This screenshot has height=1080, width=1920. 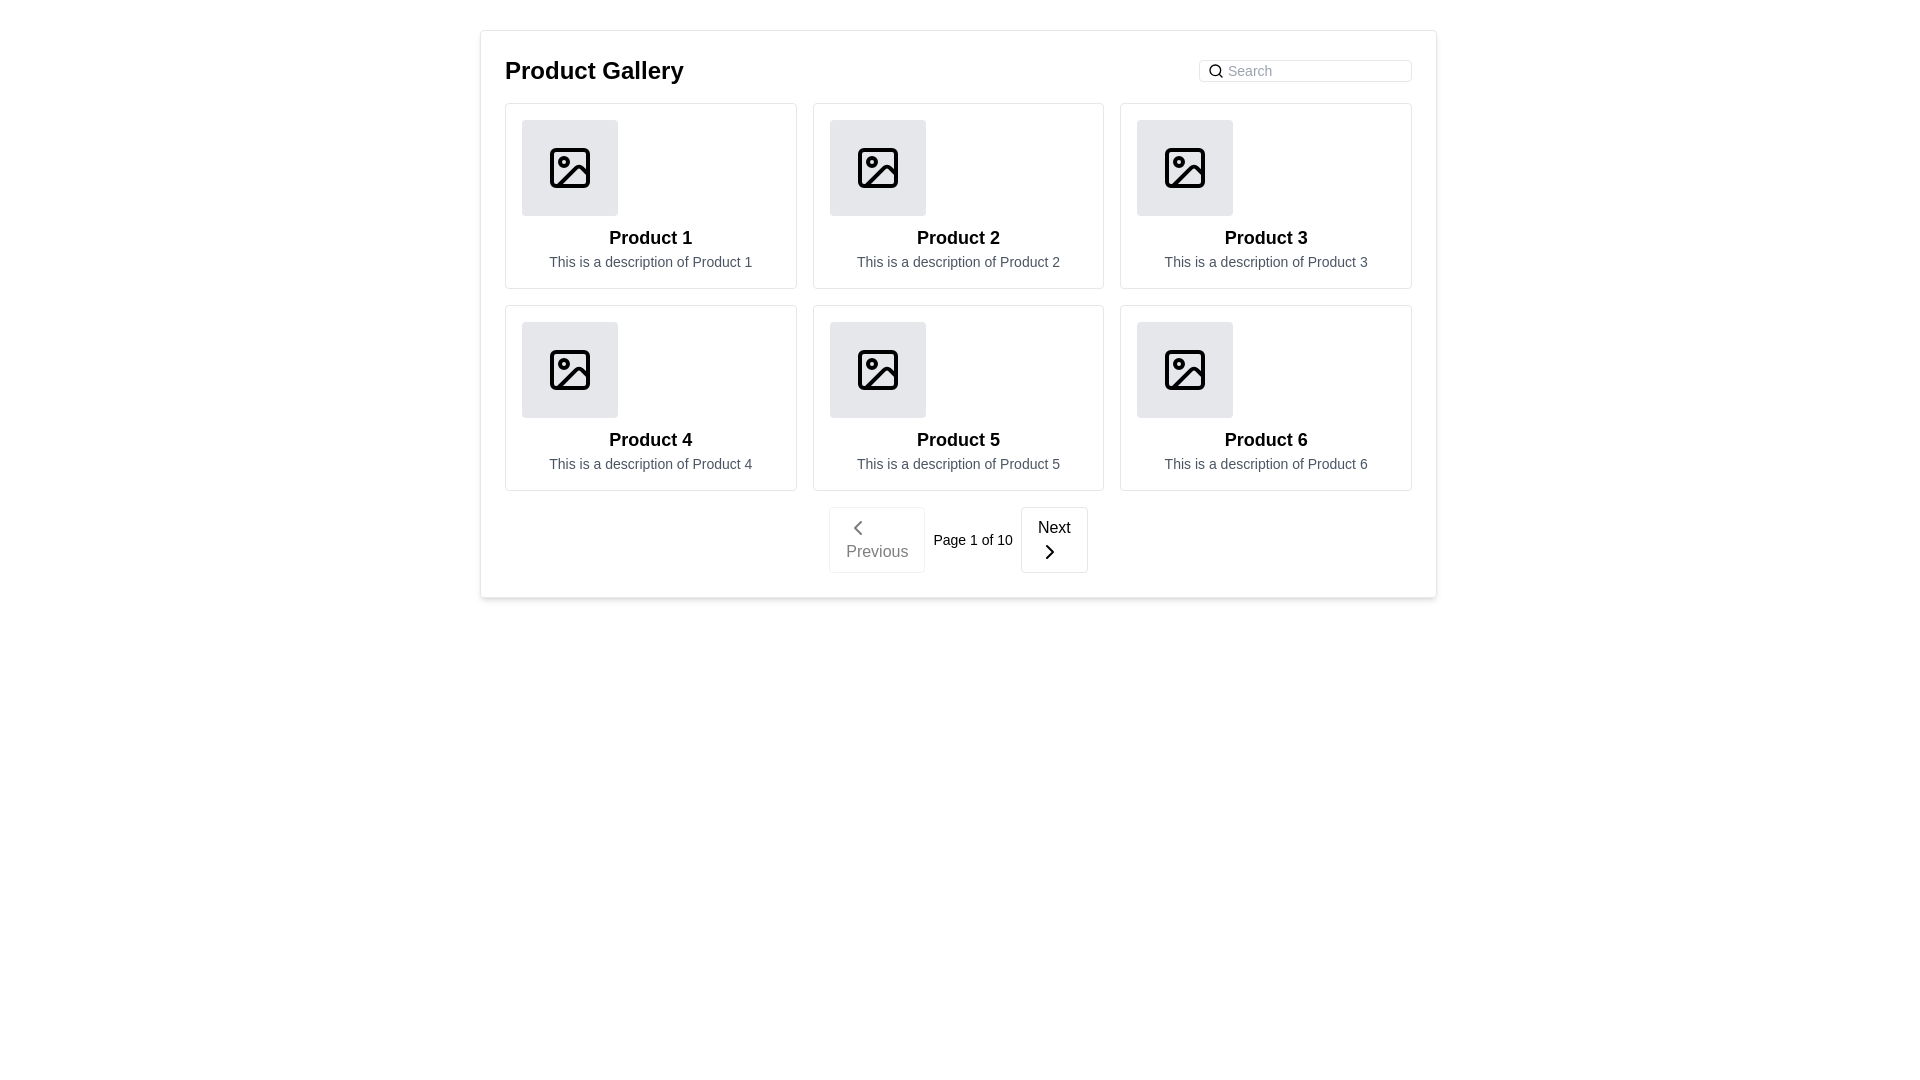 I want to click on the chevron arrow icon located at the bottom-center of the interface, adjacent to the 'Next' text, which serves as a navigation indicator for moving to the next content or page, so click(x=1048, y=551).